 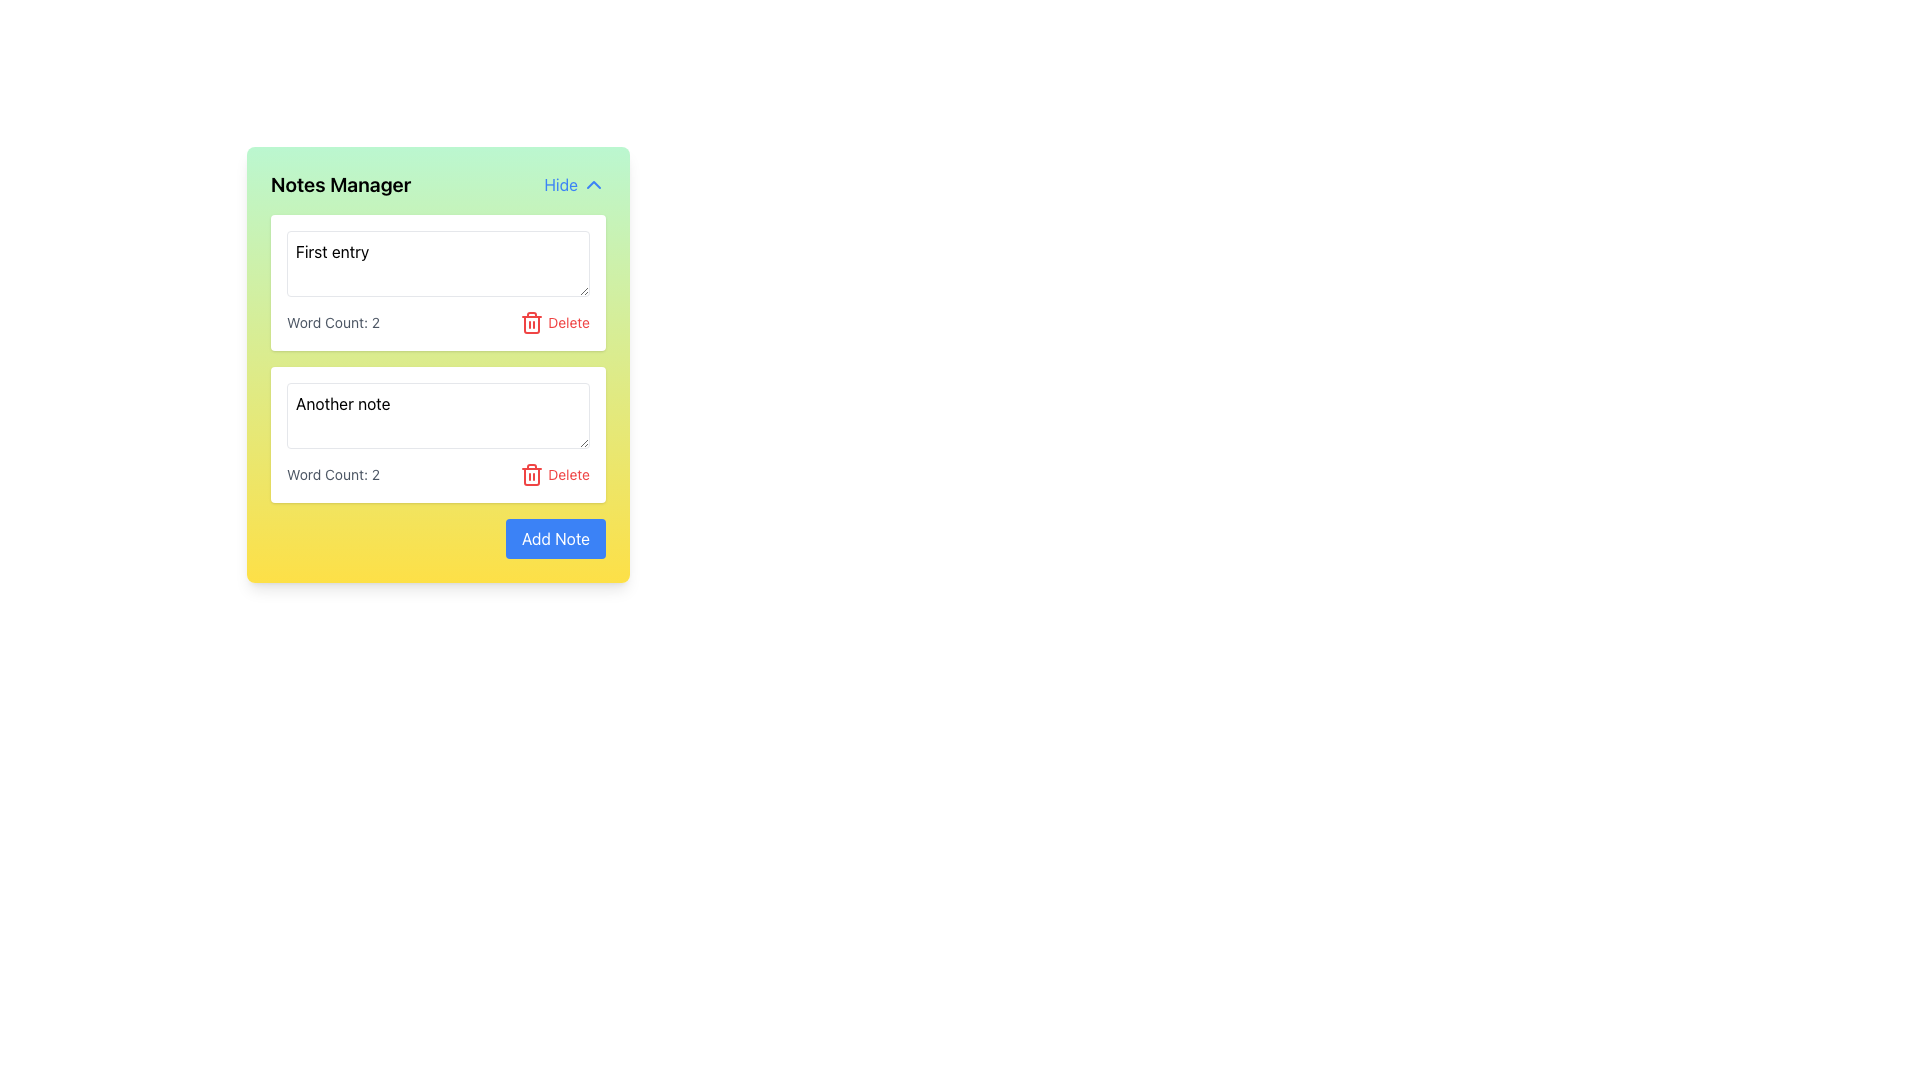 I want to click on the Chevron Up SVG icon located to the immediate right of the 'Hide' text, so click(x=593, y=185).